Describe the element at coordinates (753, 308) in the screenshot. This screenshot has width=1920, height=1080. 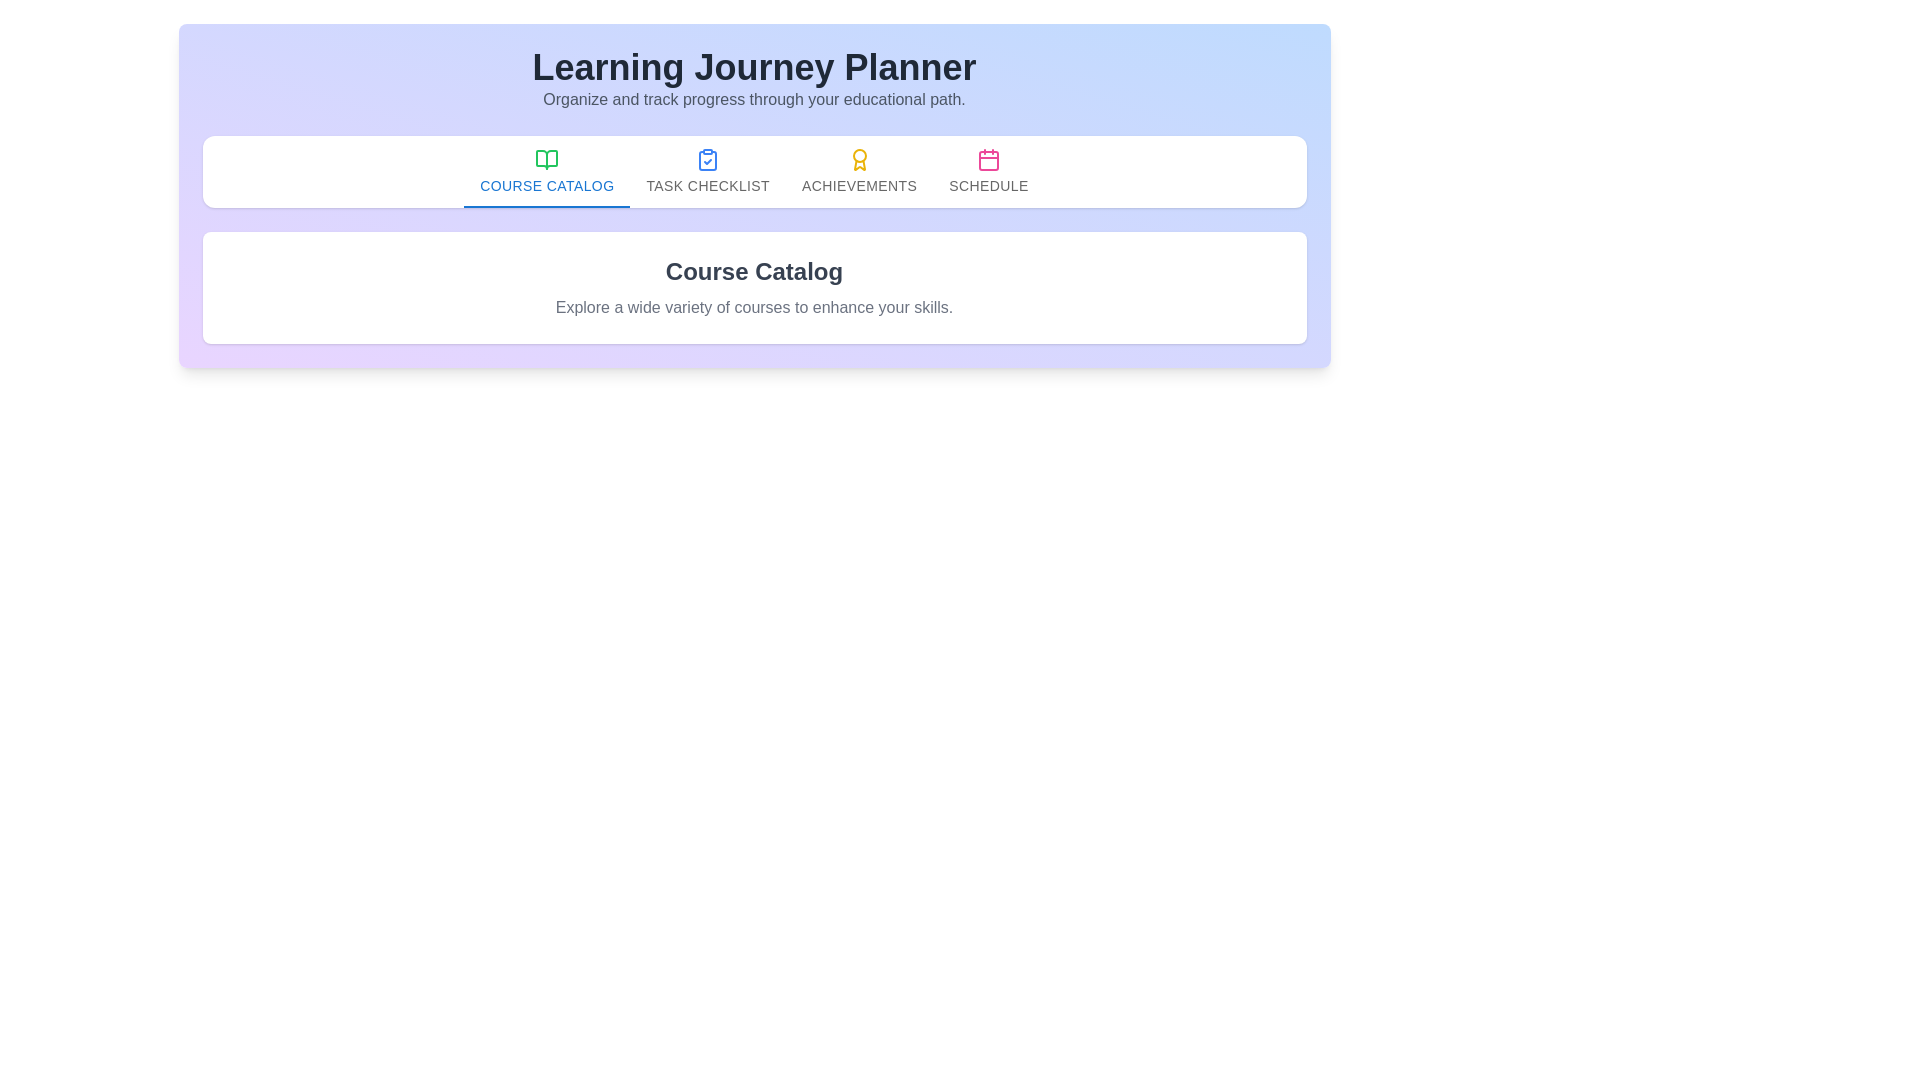
I see `the static text paragraph element that reads 'Explore a wide variety of courses to enhance your skills.', which is positioned below the 'Course Catalog' header` at that location.